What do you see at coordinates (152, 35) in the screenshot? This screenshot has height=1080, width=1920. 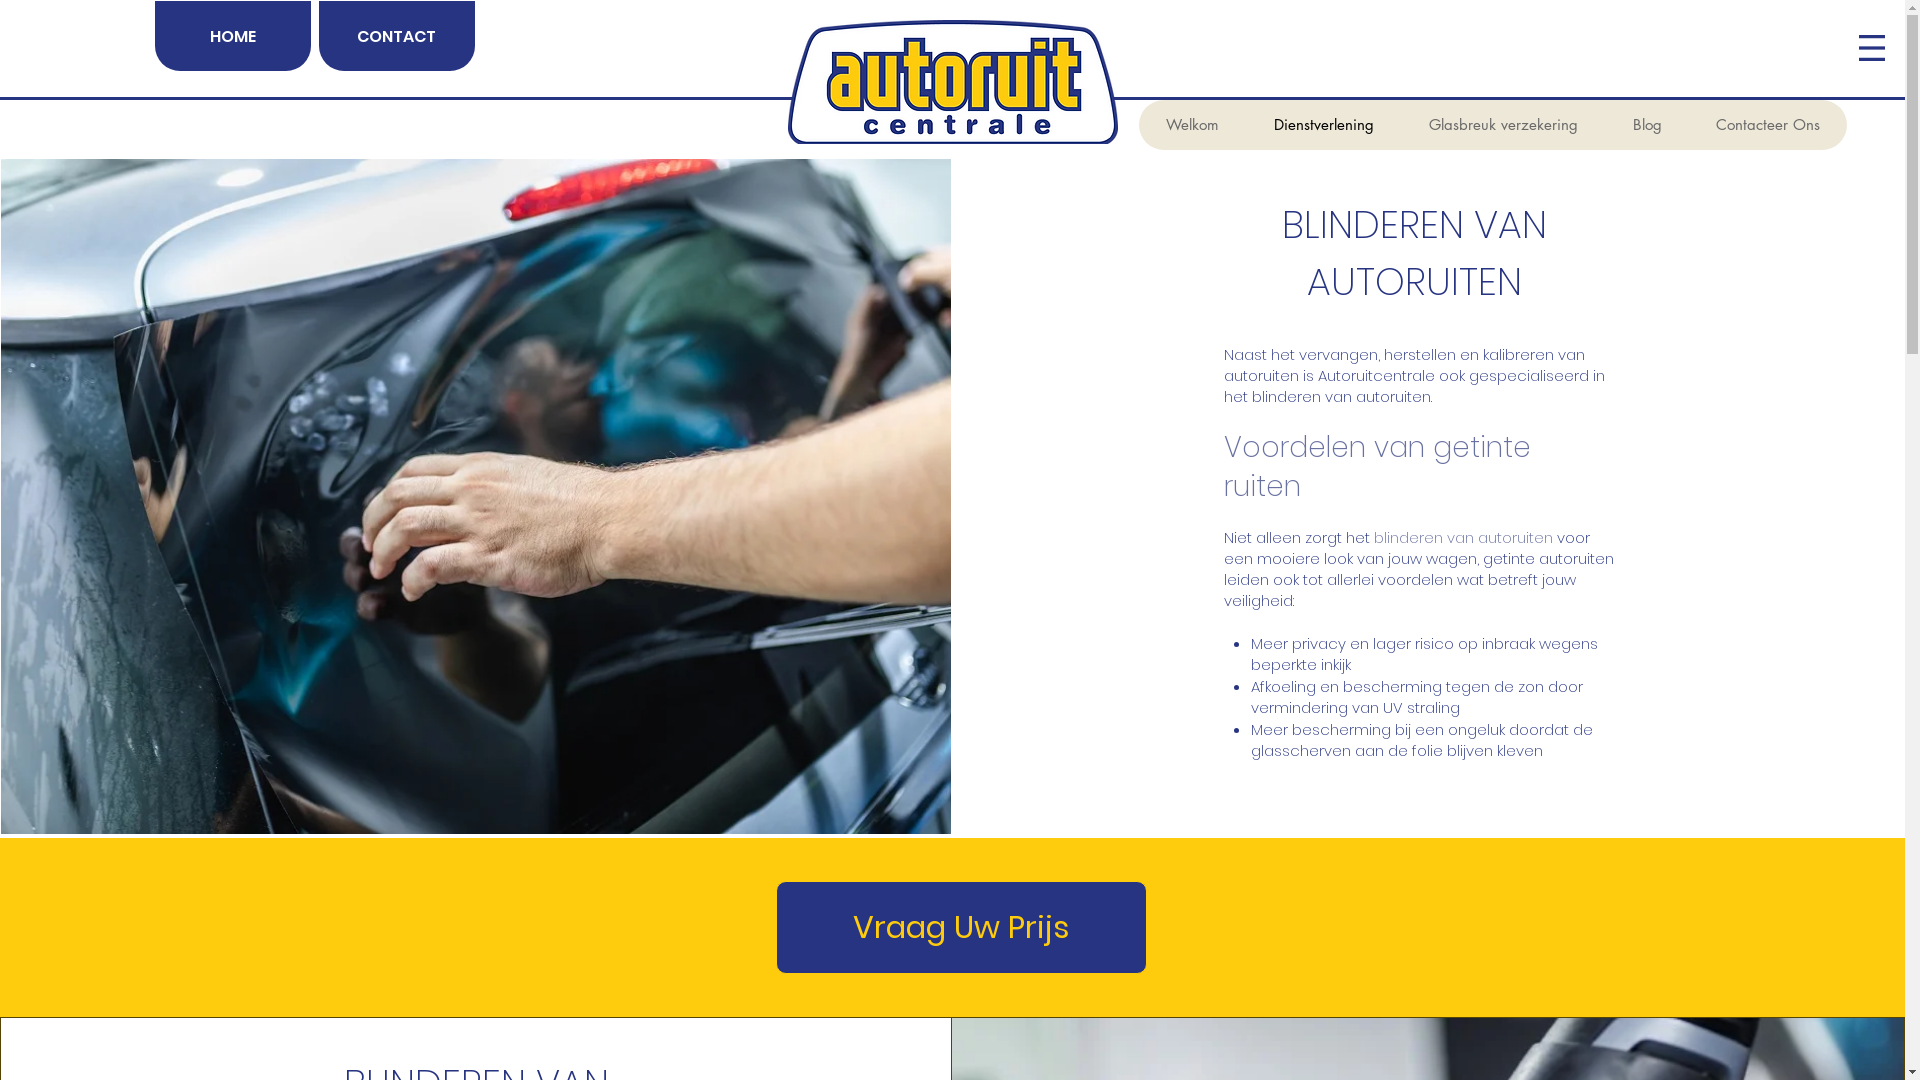 I see `'HOME'` at bounding box center [152, 35].